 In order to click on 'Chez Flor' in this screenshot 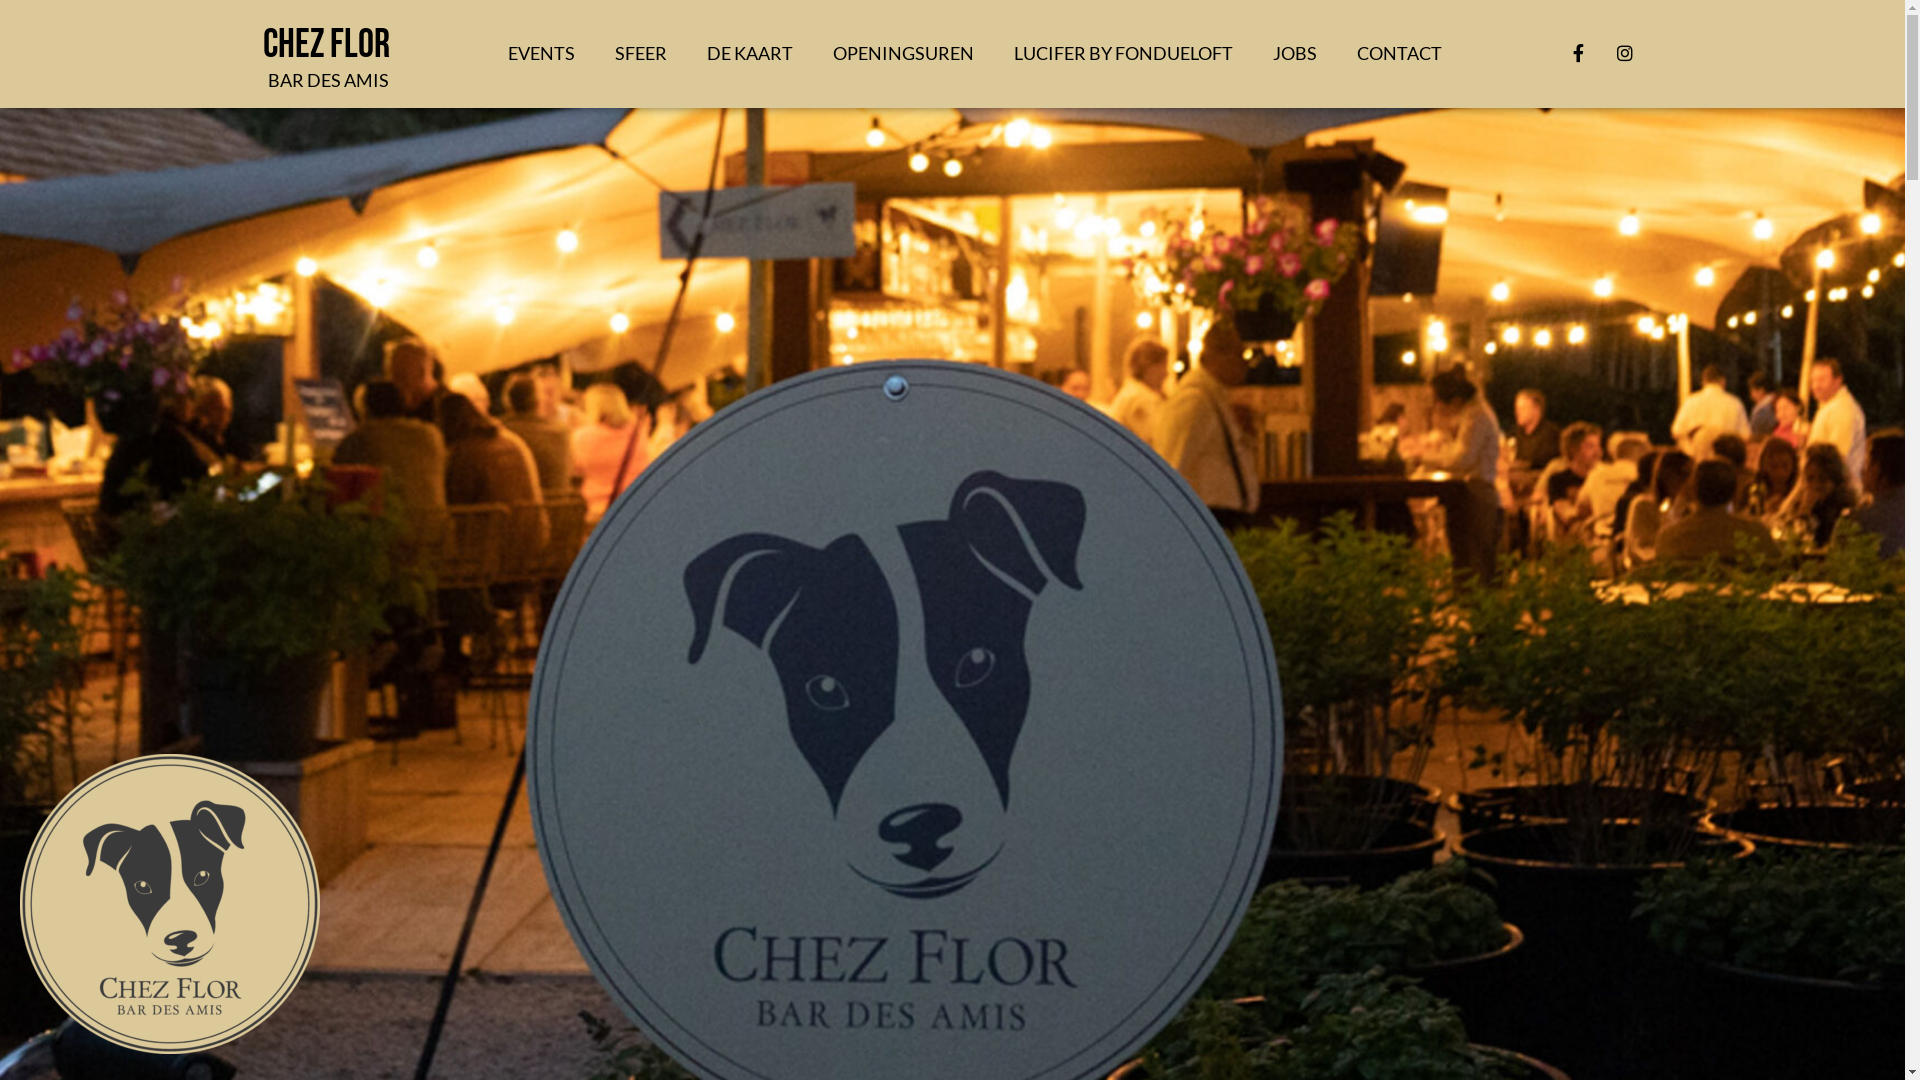, I will do `click(325, 45)`.